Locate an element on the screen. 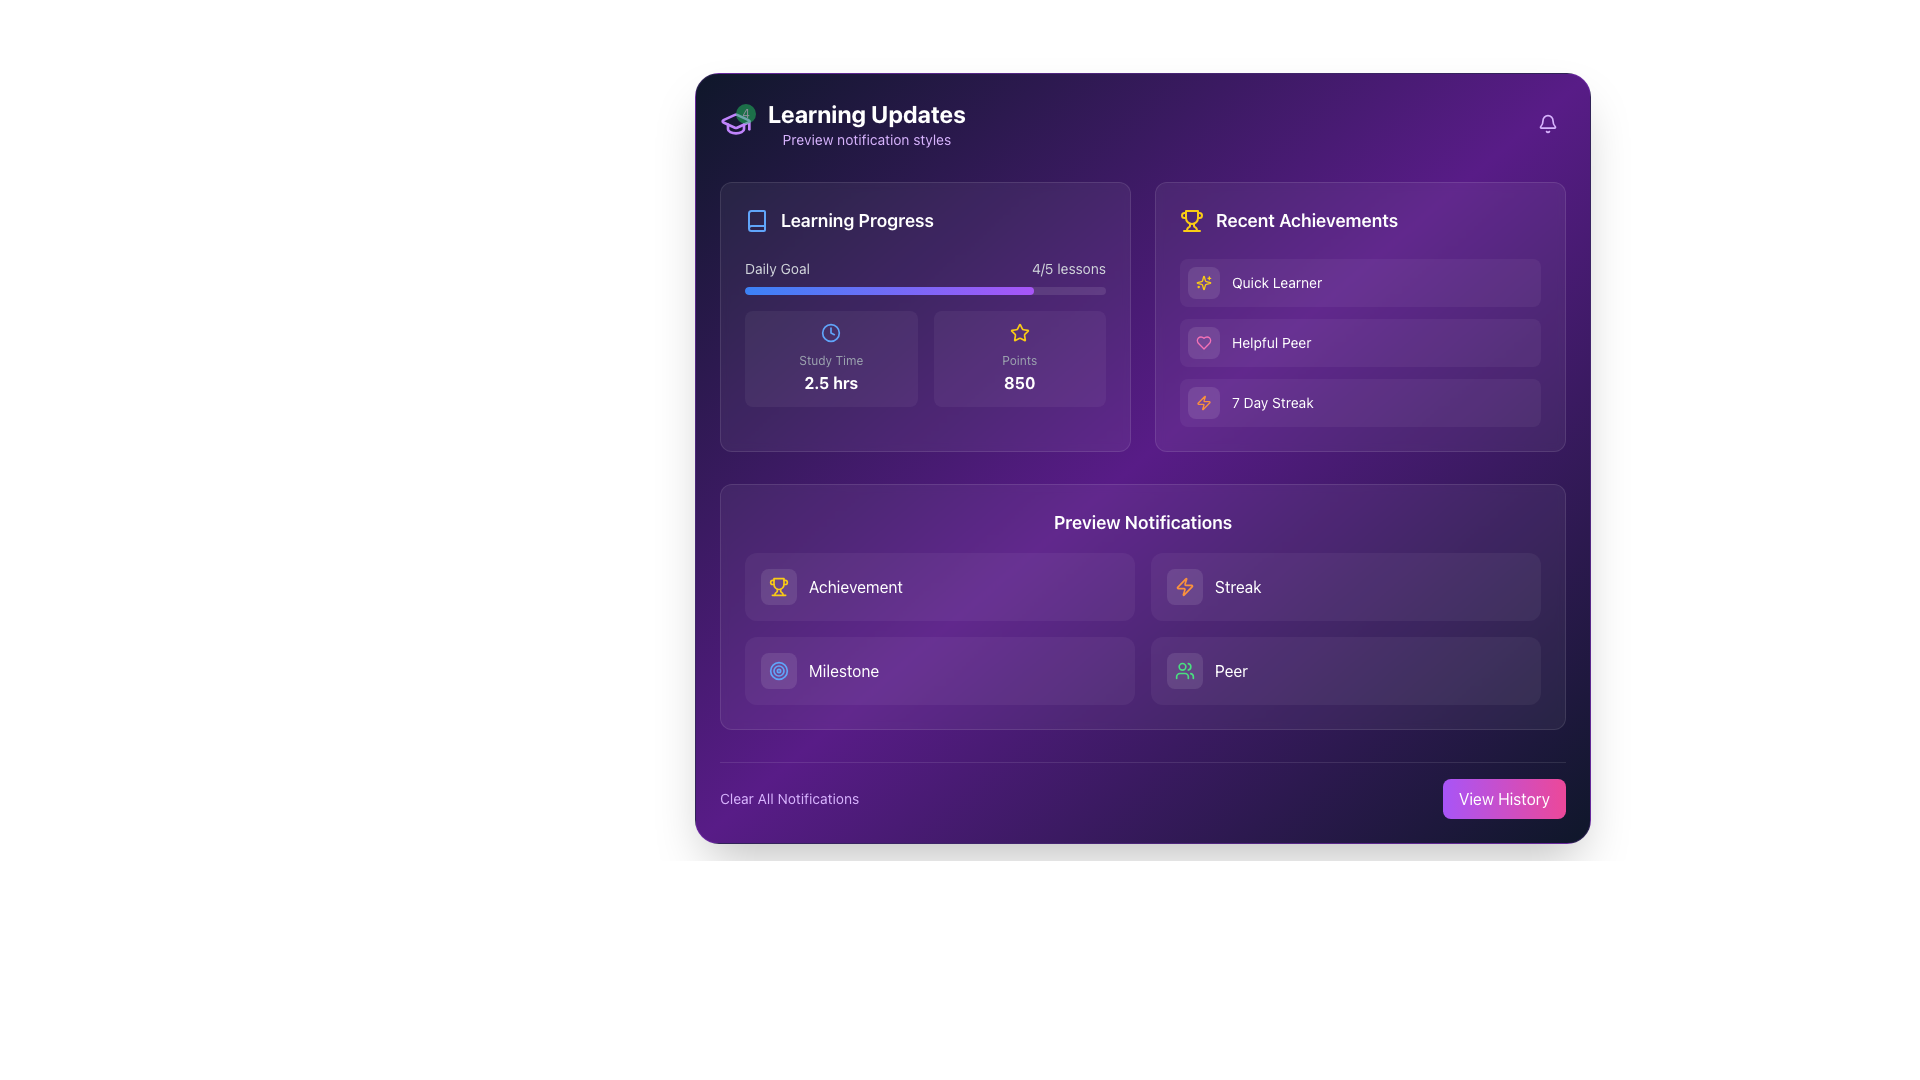  the bold white text '2.5 hrs' displayed on a purple background, which is located at the bottom of the 'Study Time' box in the 'Learning Progress' section is located at coordinates (831, 382).